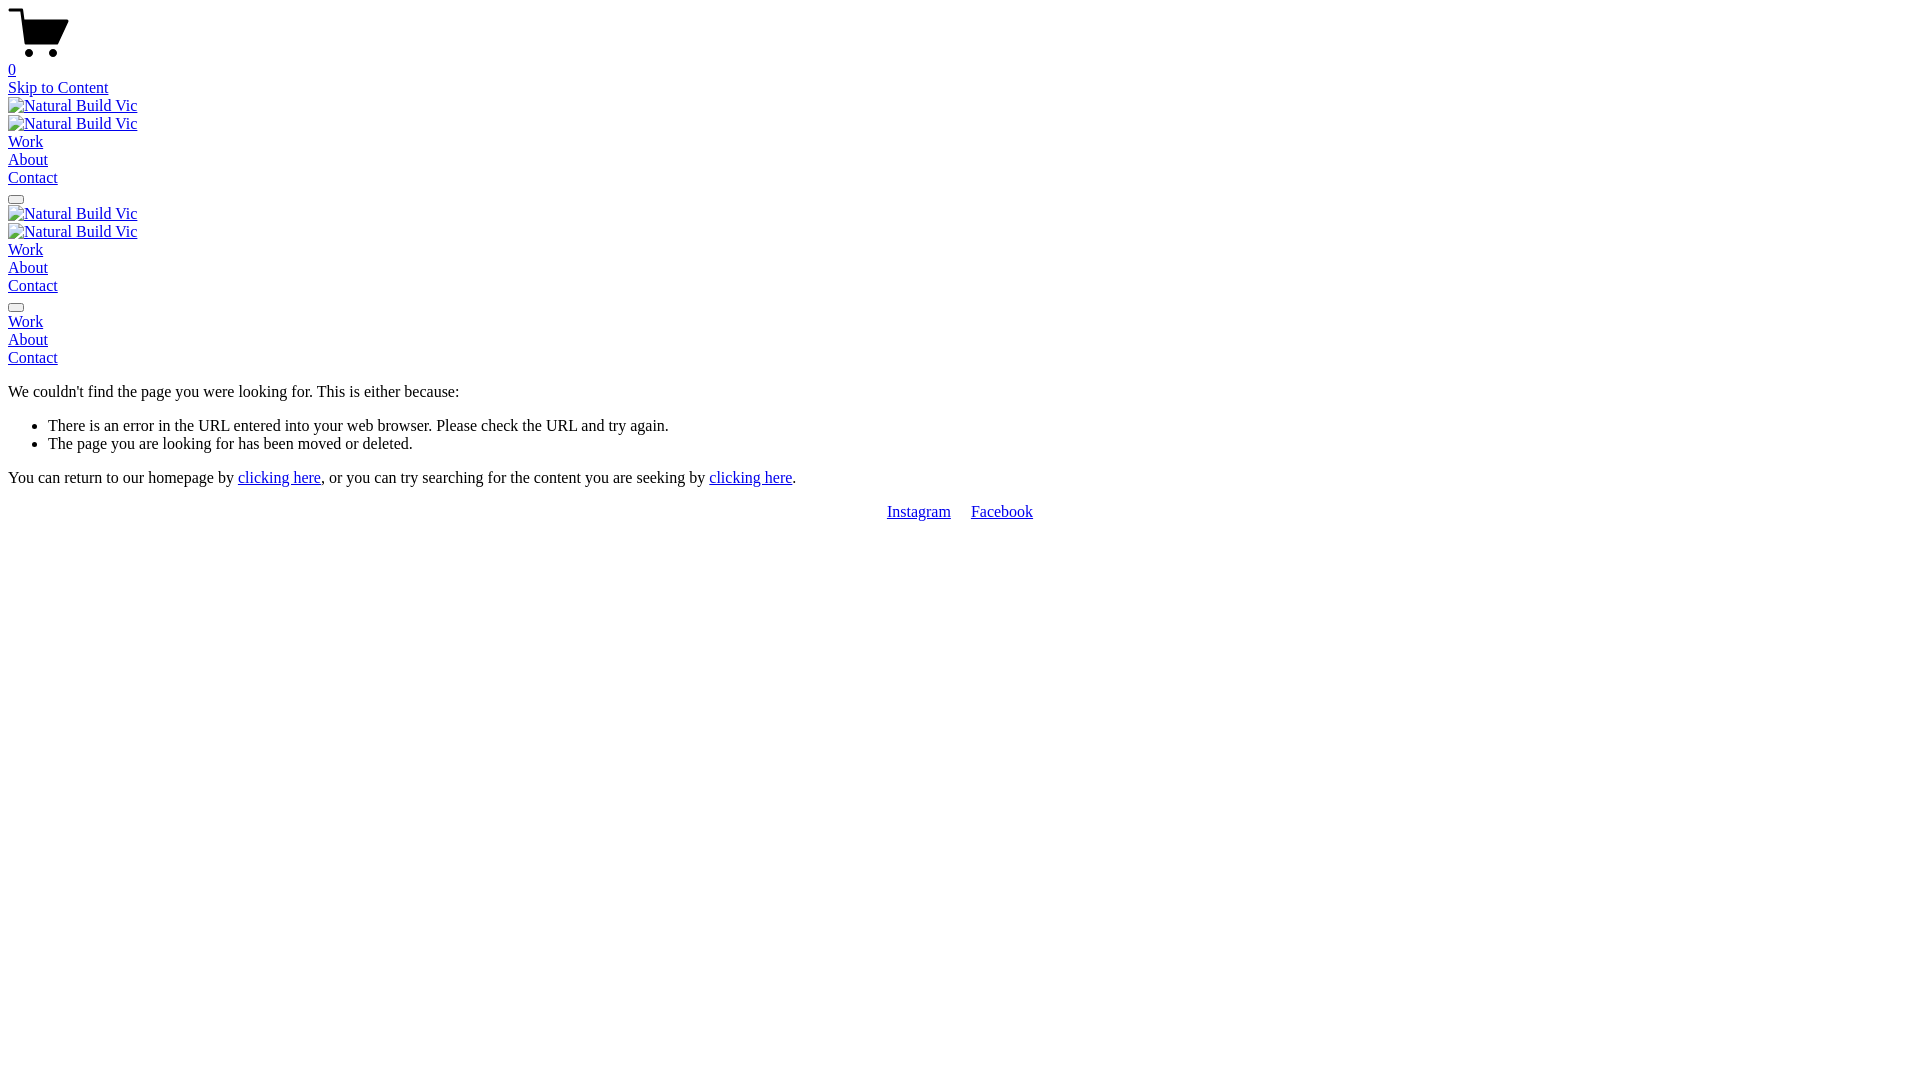 This screenshot has height=1080, width=1920. What do you see at coordinates (917, 510) in the screenshot?
I see `'Instagram'` at bounding box center [917, 510].